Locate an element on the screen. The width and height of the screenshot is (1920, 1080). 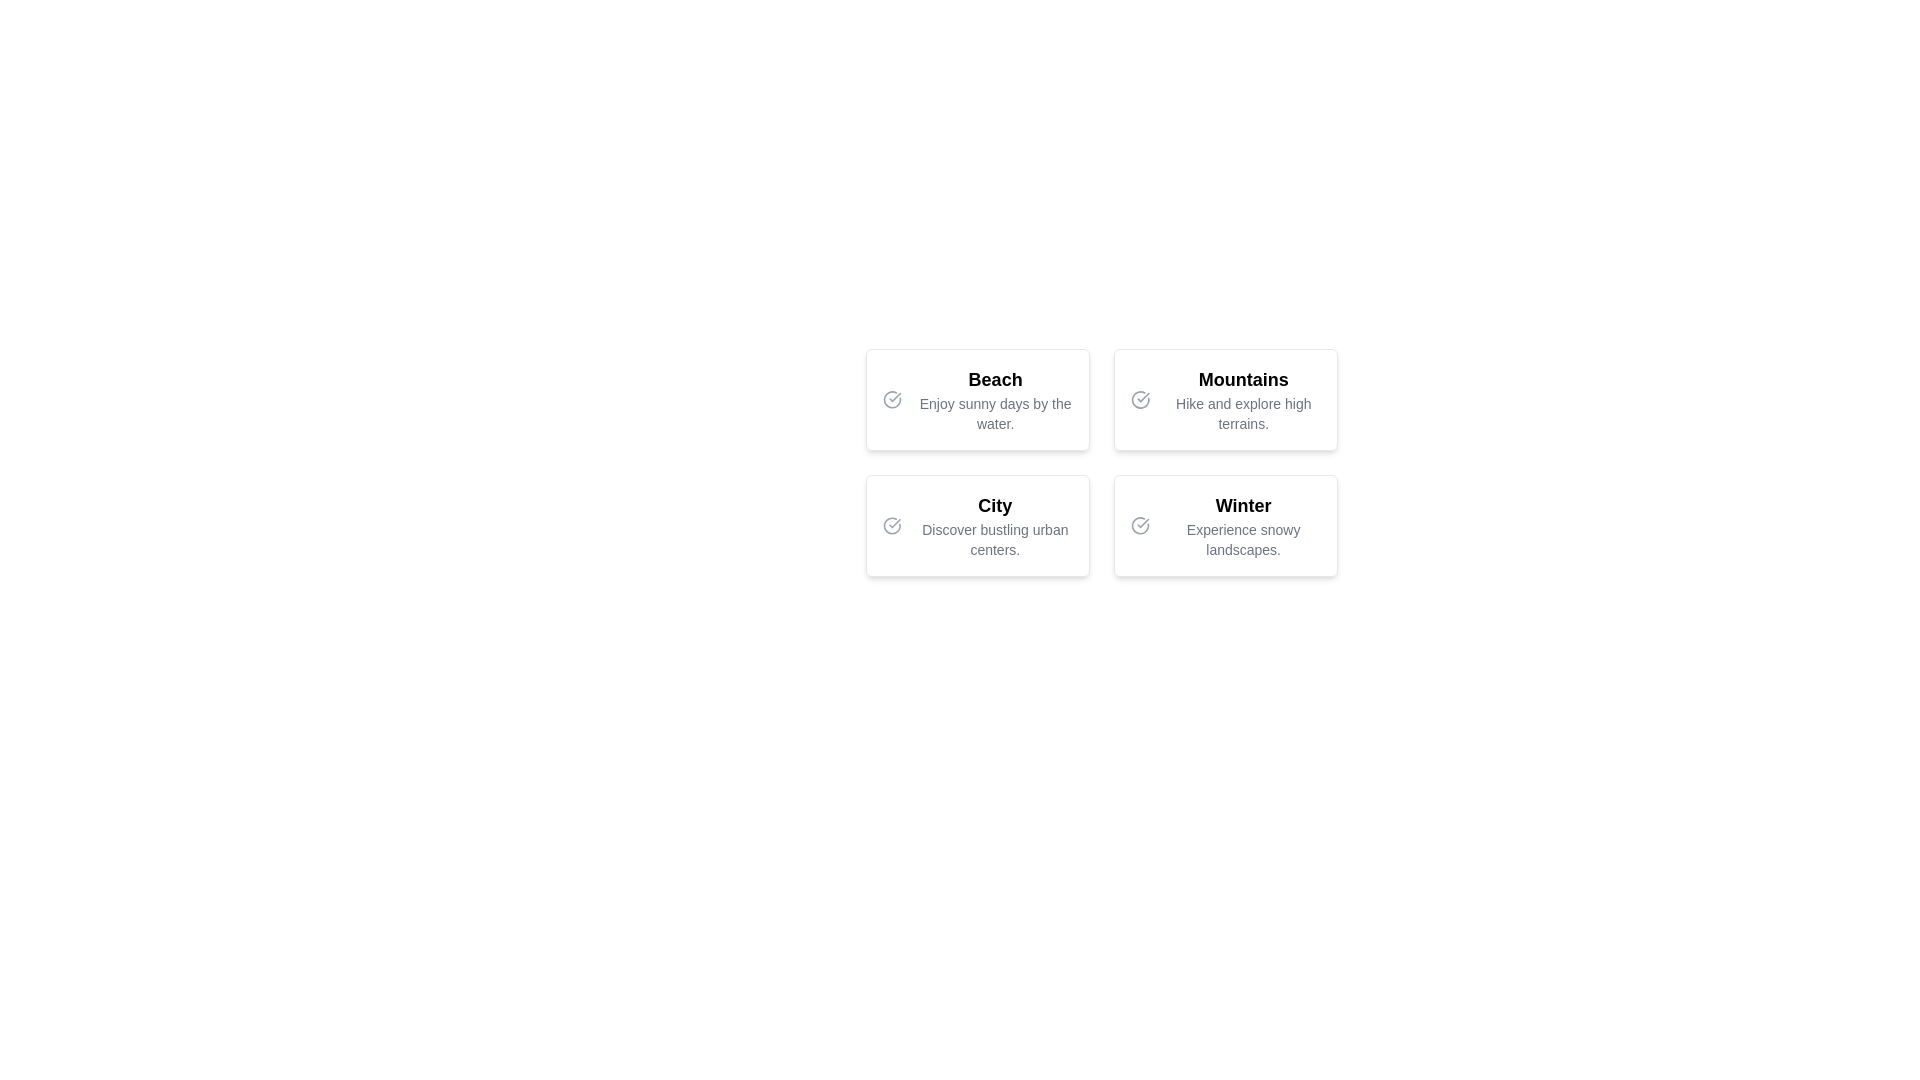
the visual indicator icon associated with the 'Winter' card, positioned in the bottom-right quadrant of a 2x2 grid layout, to the left of the 'Winter' title text is located at coordinates (1140, 524).